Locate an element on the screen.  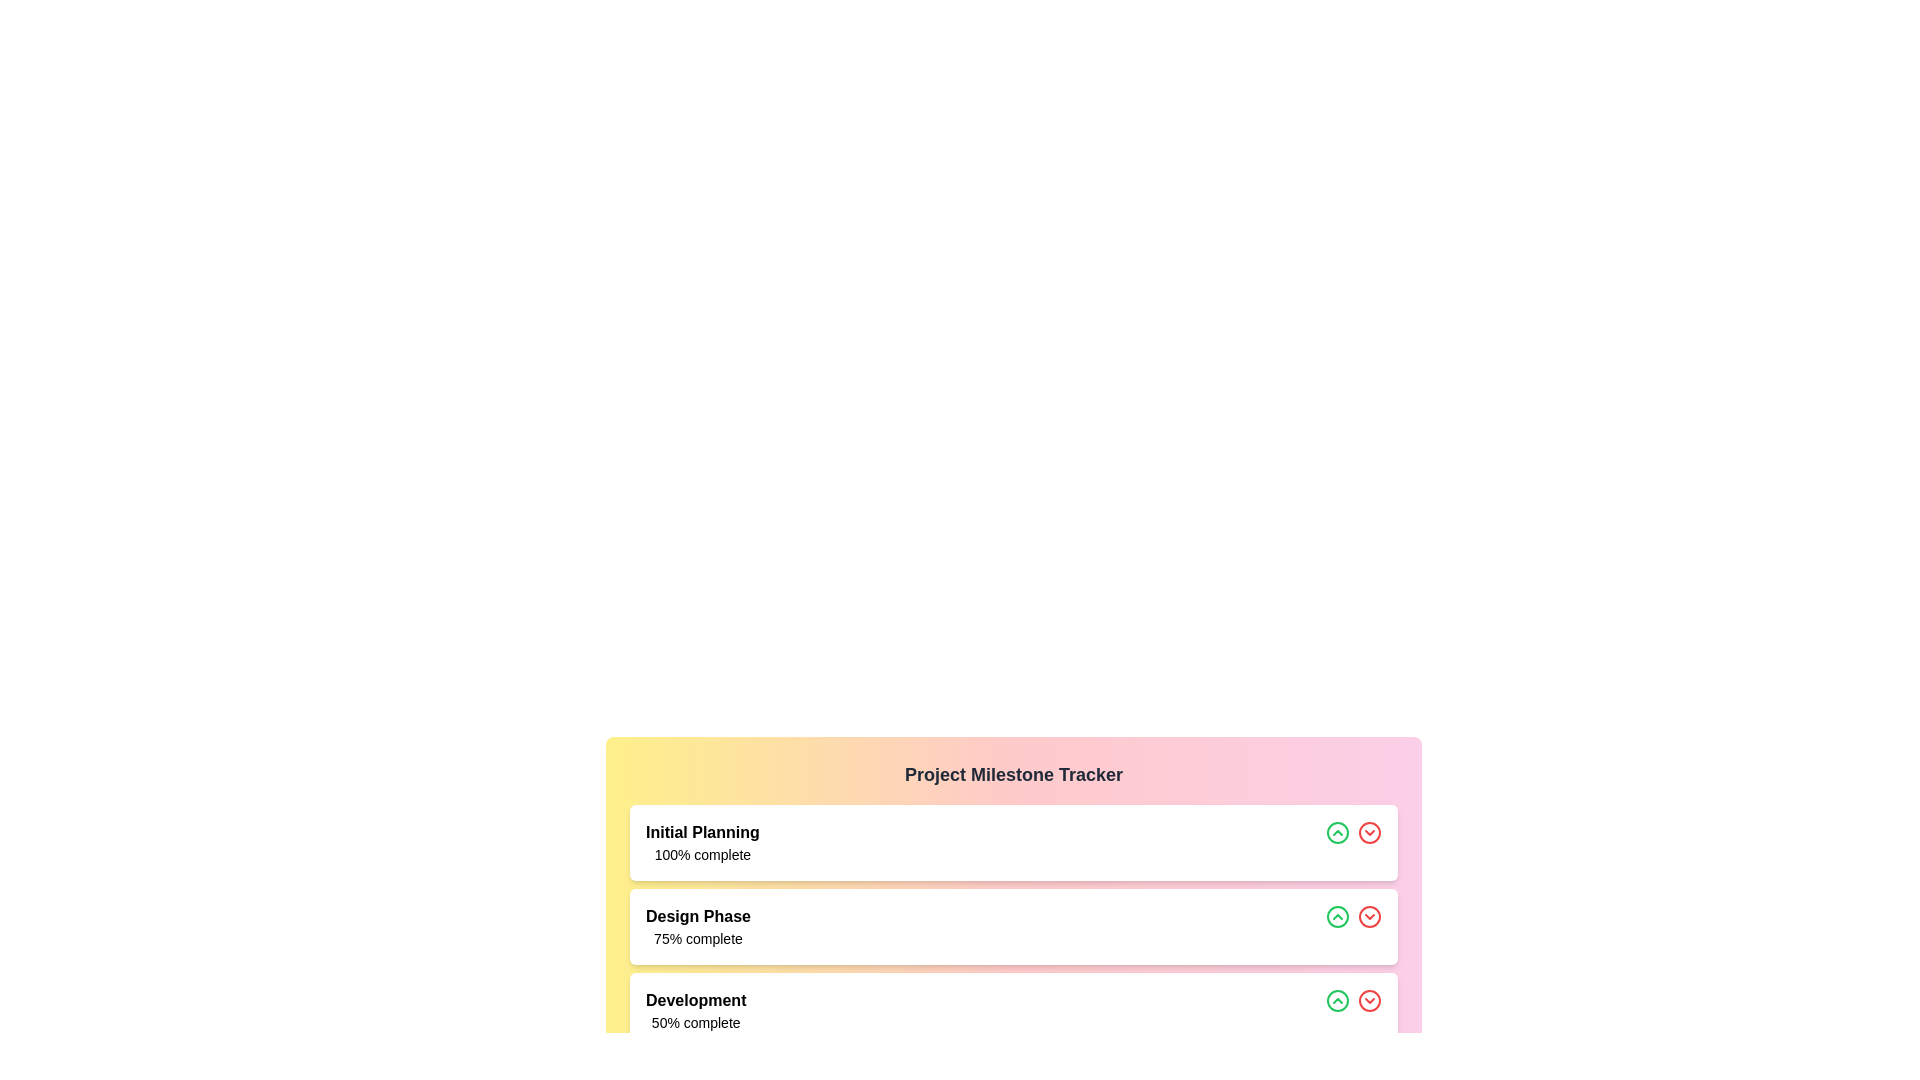
the text content of the milestone stage element titled 'Design Phase' which indicates a 75% completion, positioned in the second row of the project milestone tracker is located at coordinates (698, 926).